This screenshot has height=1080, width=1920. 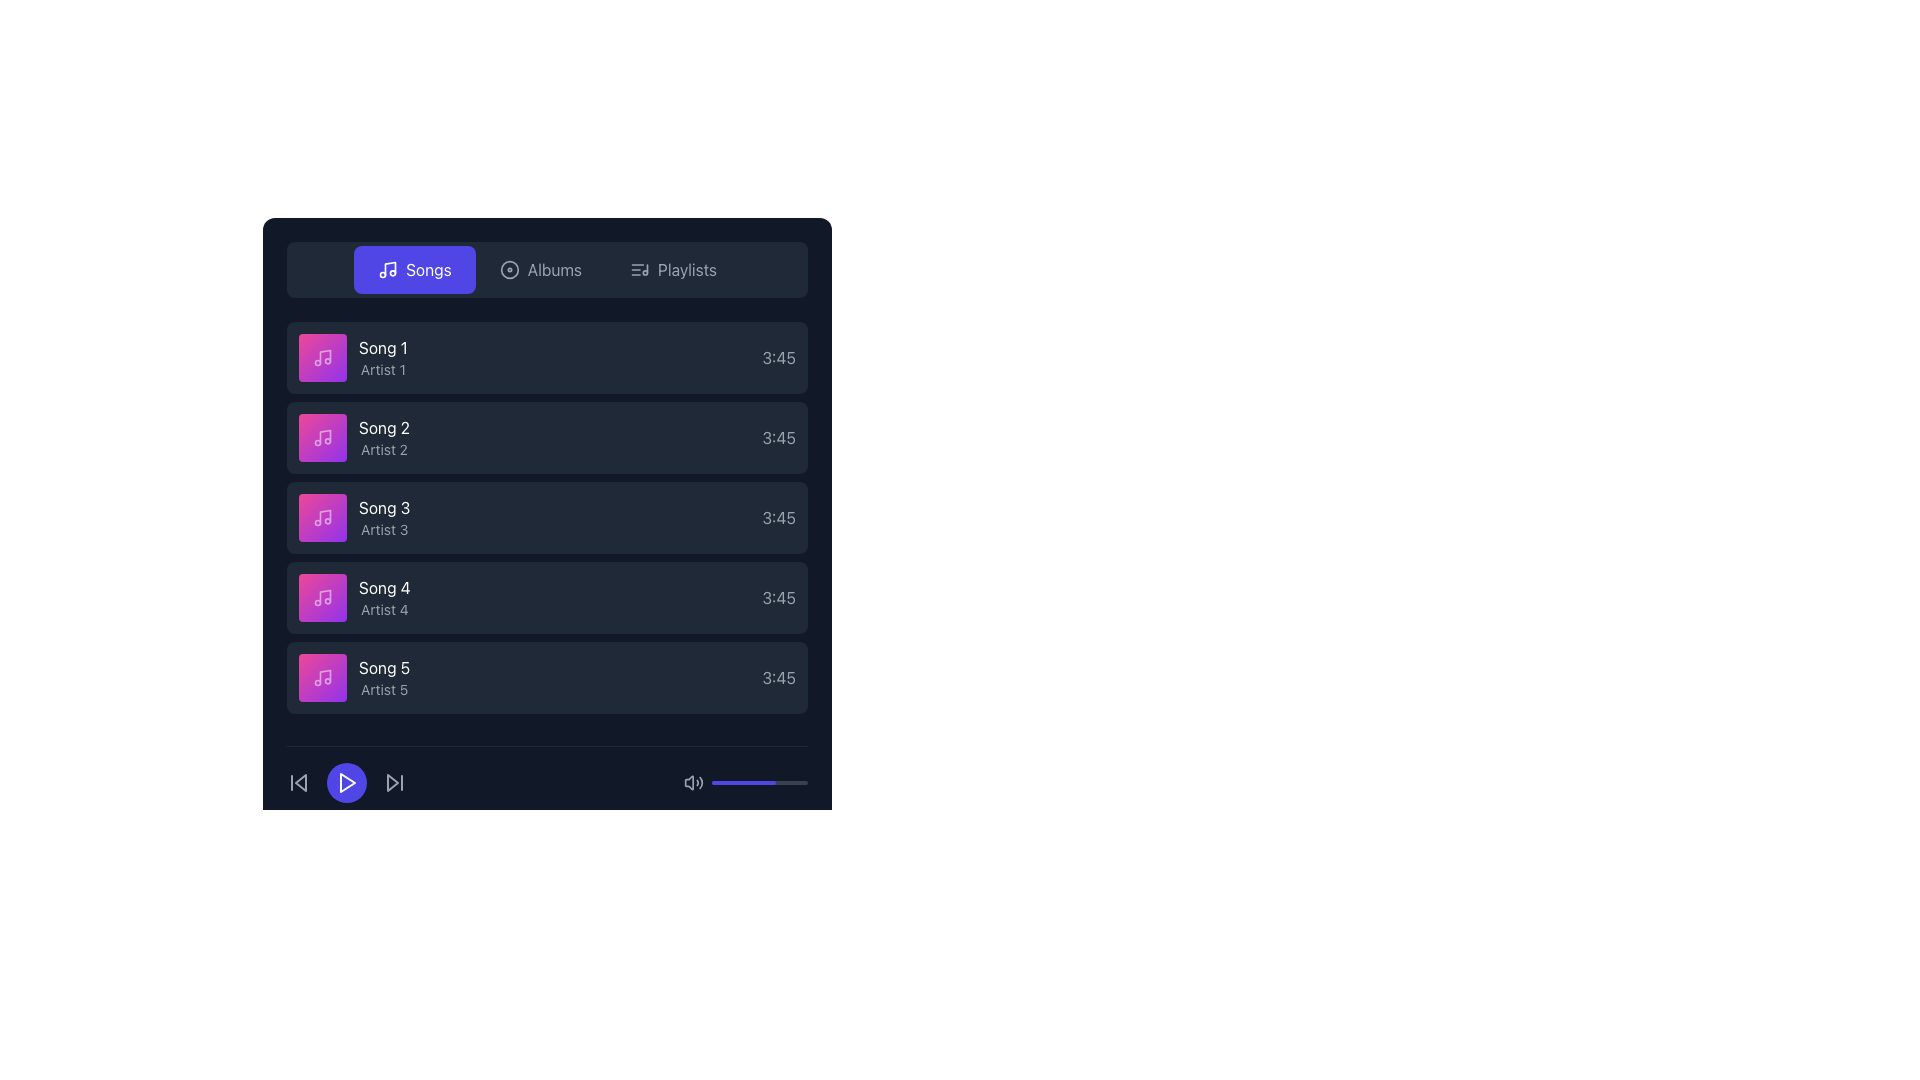 What do you see at coordinates (354, 596) in the screenshot?
I see `on the List Item displaying 'Song 4' and 'Artist 4'` at bounding box center [354, 596].